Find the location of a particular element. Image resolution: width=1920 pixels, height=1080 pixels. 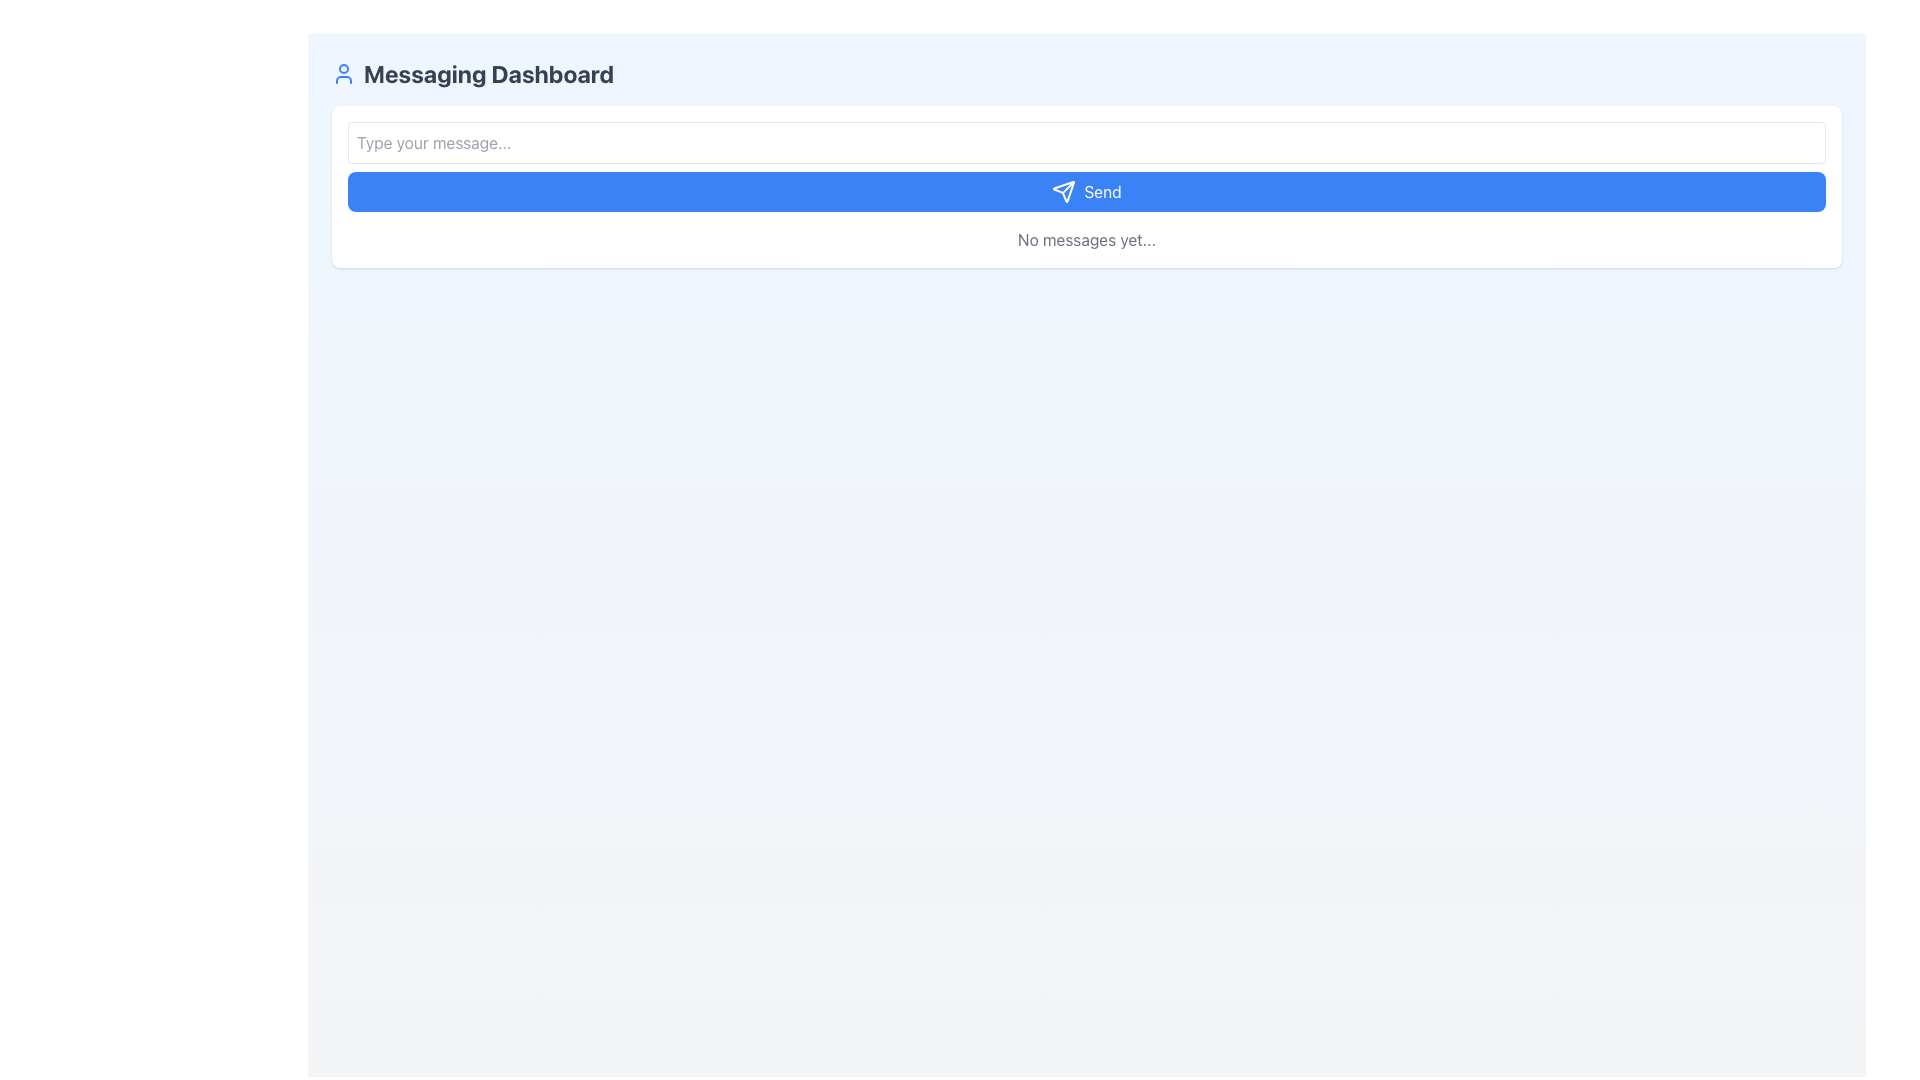

the Static Text Label that displays 'No messages yet...' which is positioned below the blue 'Send' button is located at coordinates (1085, 238).